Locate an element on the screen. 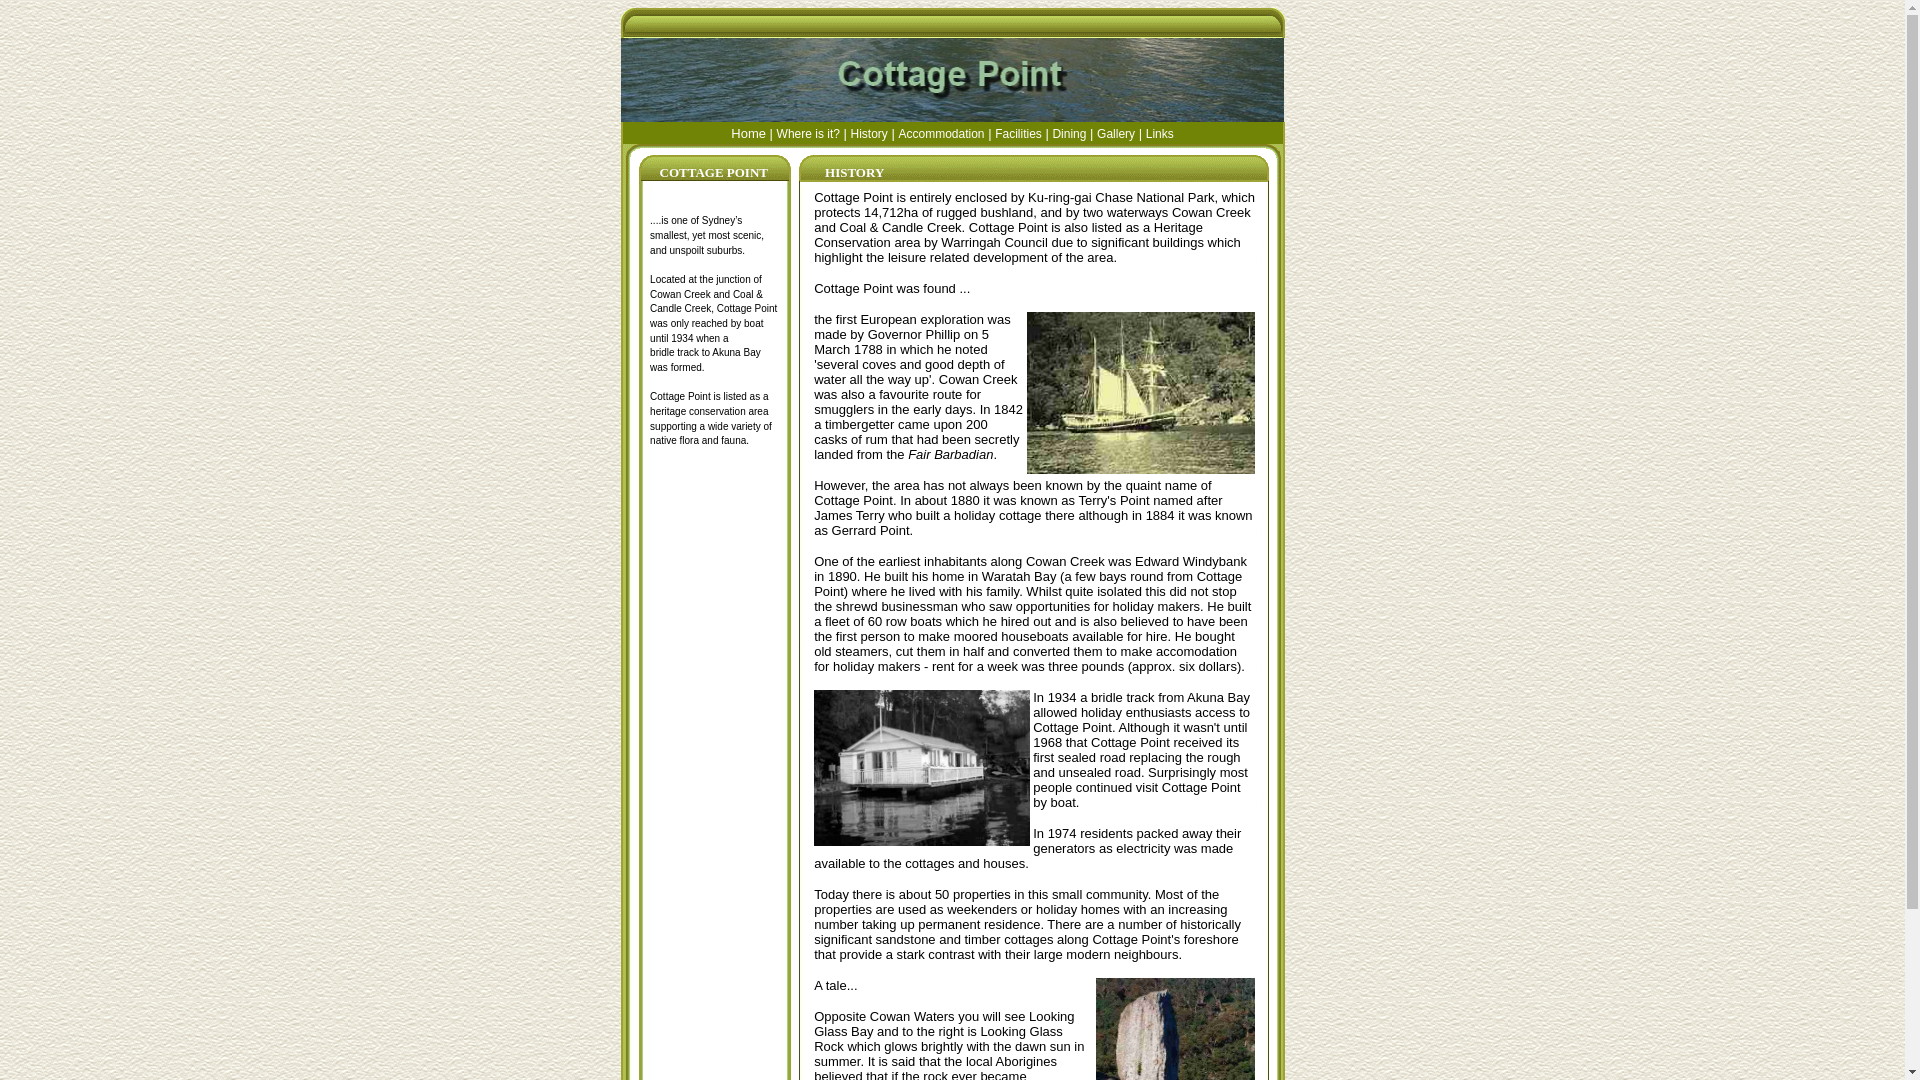 This screenshot has width=1920, height=1080. 'Dining' is located at coordinates (1050, 132).